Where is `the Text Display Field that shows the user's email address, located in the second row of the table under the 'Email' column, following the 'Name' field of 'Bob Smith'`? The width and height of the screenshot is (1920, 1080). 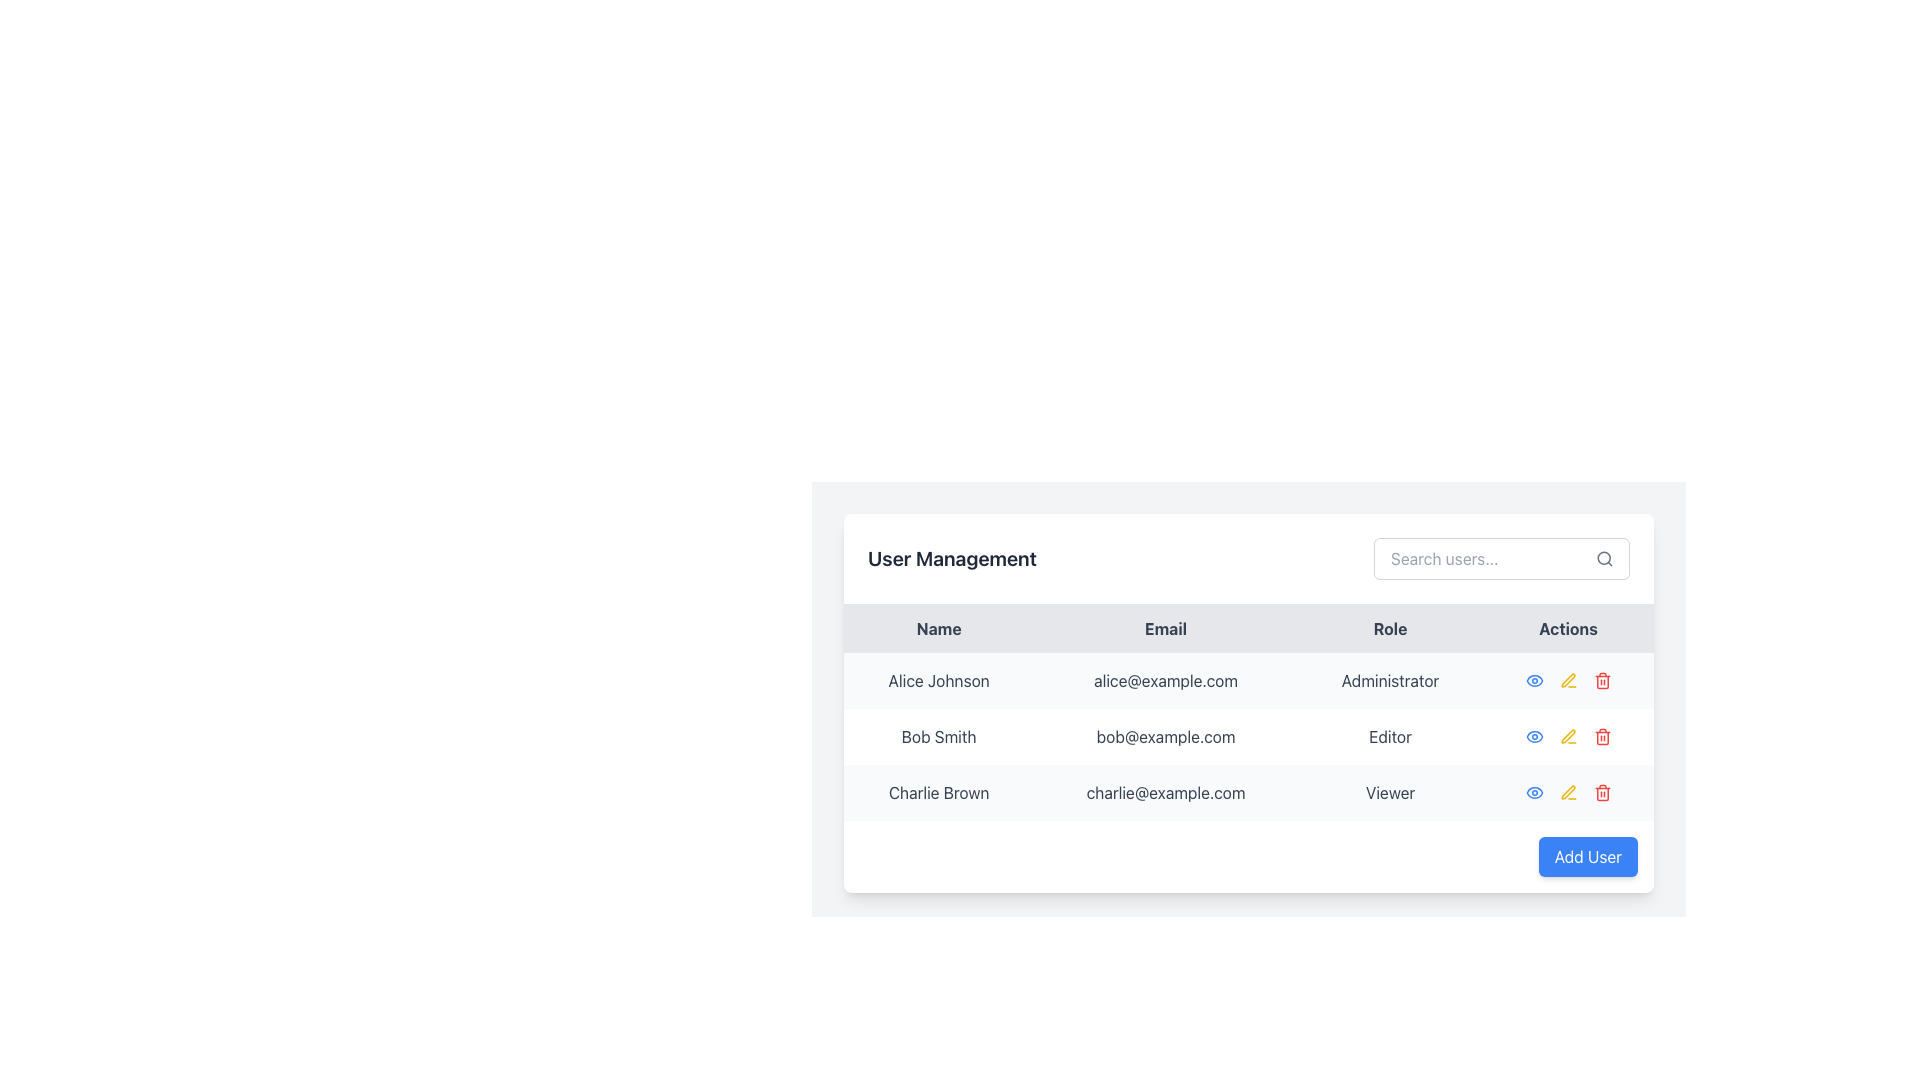 the Text Display Field that shows the user's email address, located in the second row of the table under the 'Email' column, following the 'Name' field of 'Bob Smith' is located at coordinates (1166, 736).